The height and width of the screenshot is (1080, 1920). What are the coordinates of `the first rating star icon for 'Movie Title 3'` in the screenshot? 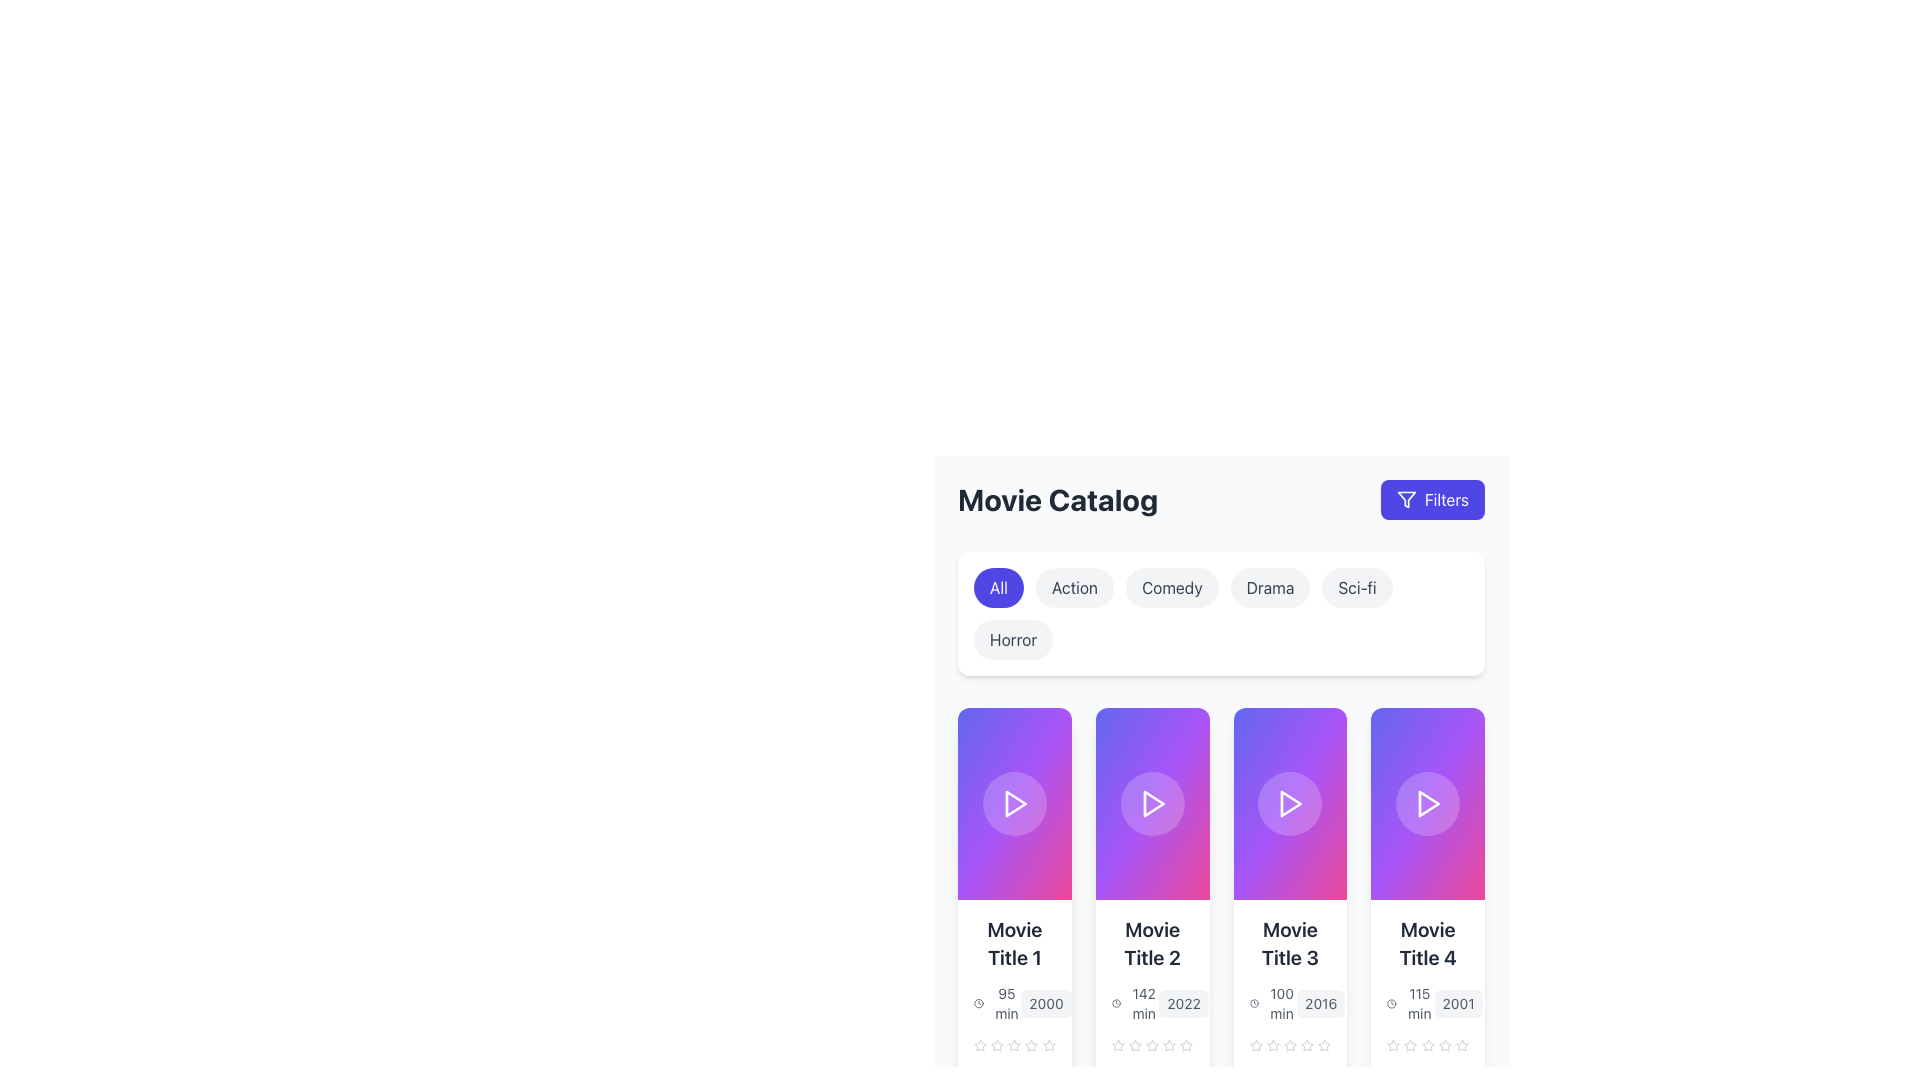 It's located at (1307, 1044).